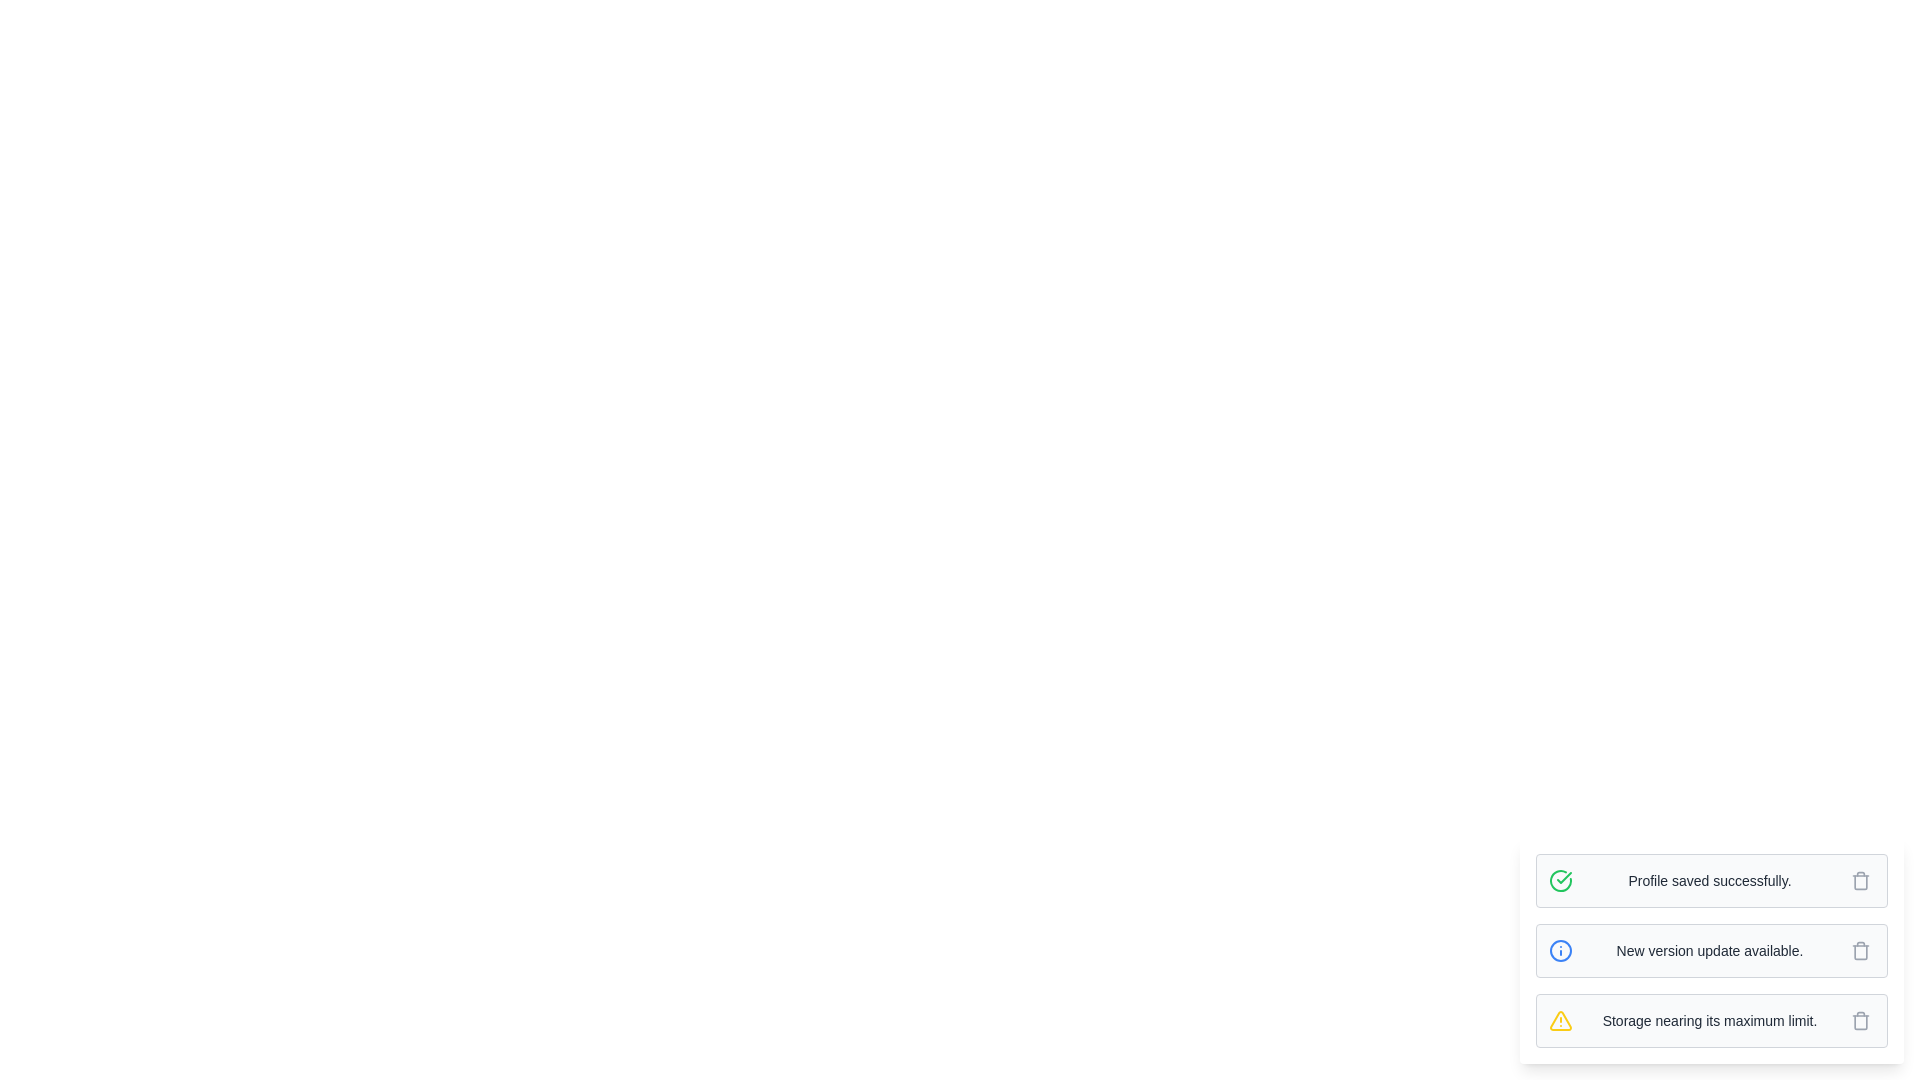 The height and width of the screenshot is (1080, 1920). Describe the element at coordinates (1708, 879) in the screenshot. I see `the message text to read its details` at that location.